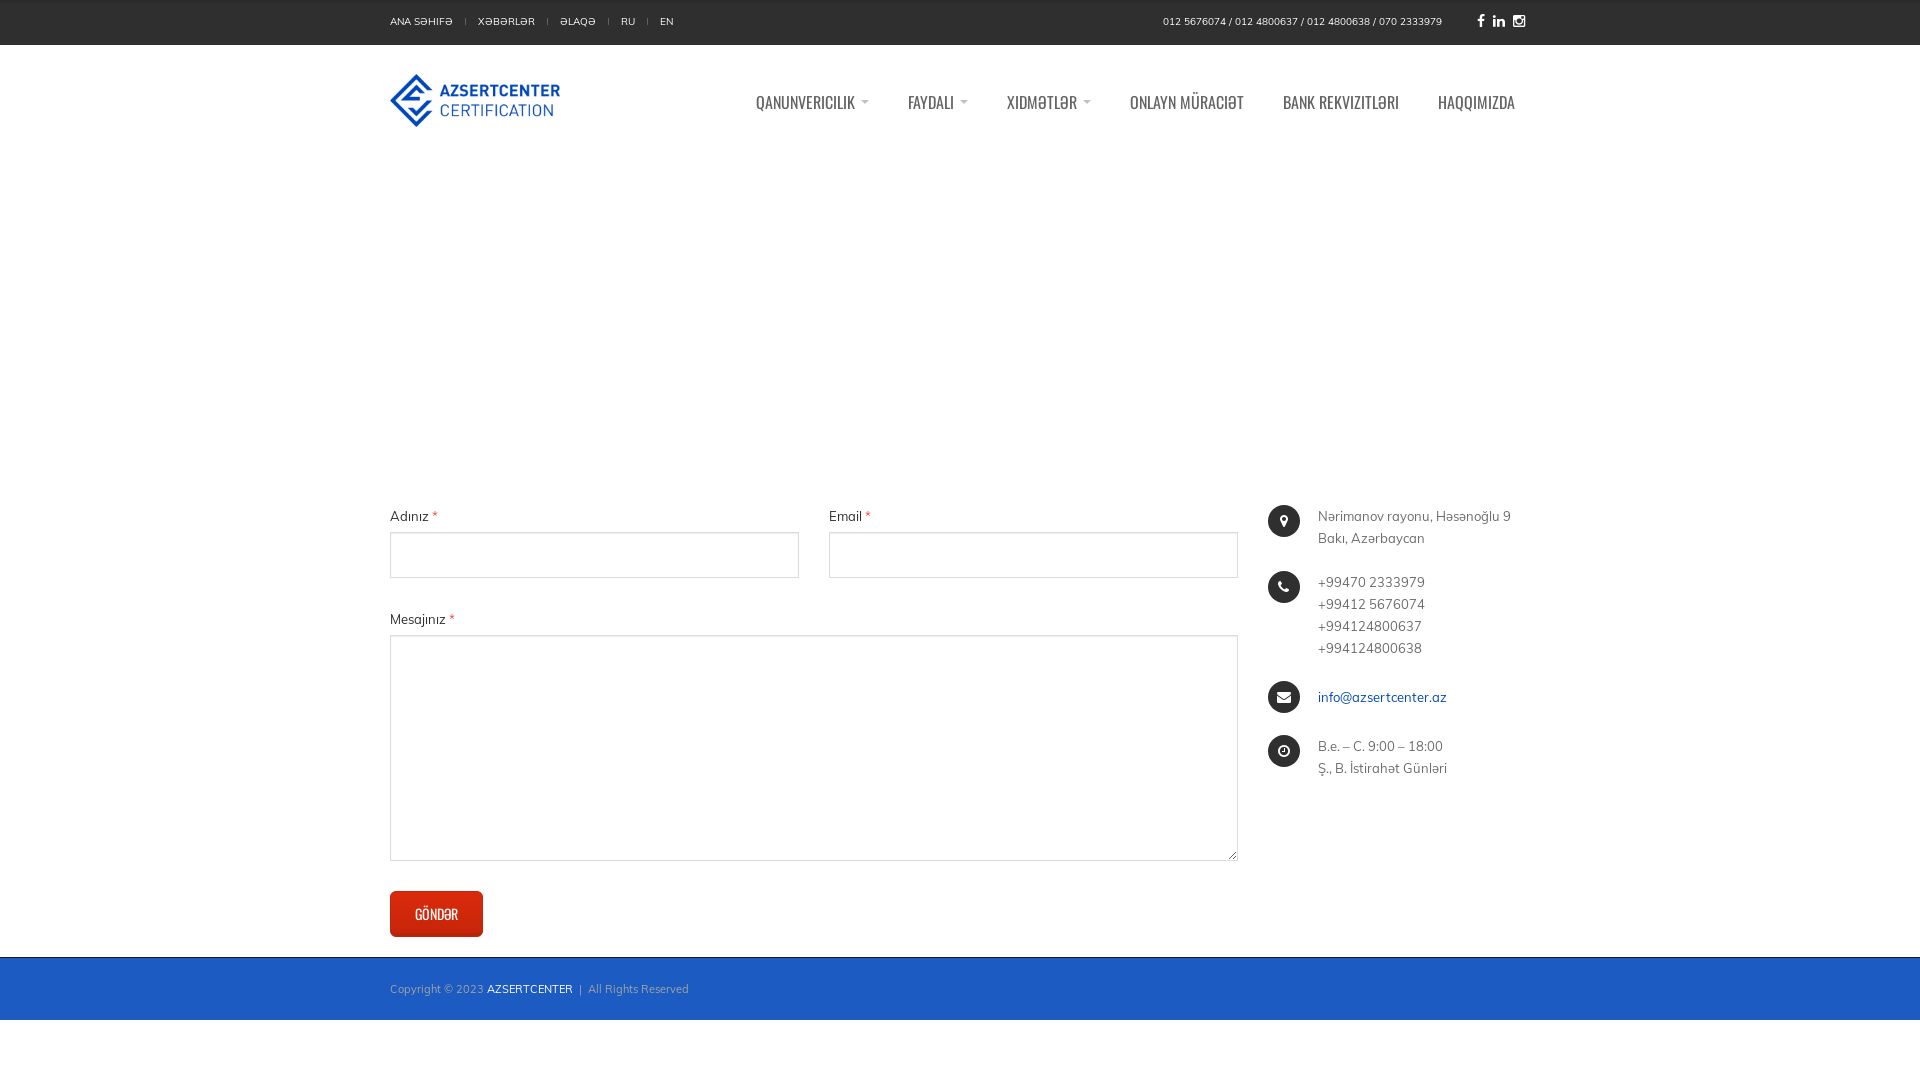 The height and width of the screenshot is (1080, 1920). What do you see at coordinates (627, 22) in the screenshot?
I see `'RU'` at bounding box center [627, 22].